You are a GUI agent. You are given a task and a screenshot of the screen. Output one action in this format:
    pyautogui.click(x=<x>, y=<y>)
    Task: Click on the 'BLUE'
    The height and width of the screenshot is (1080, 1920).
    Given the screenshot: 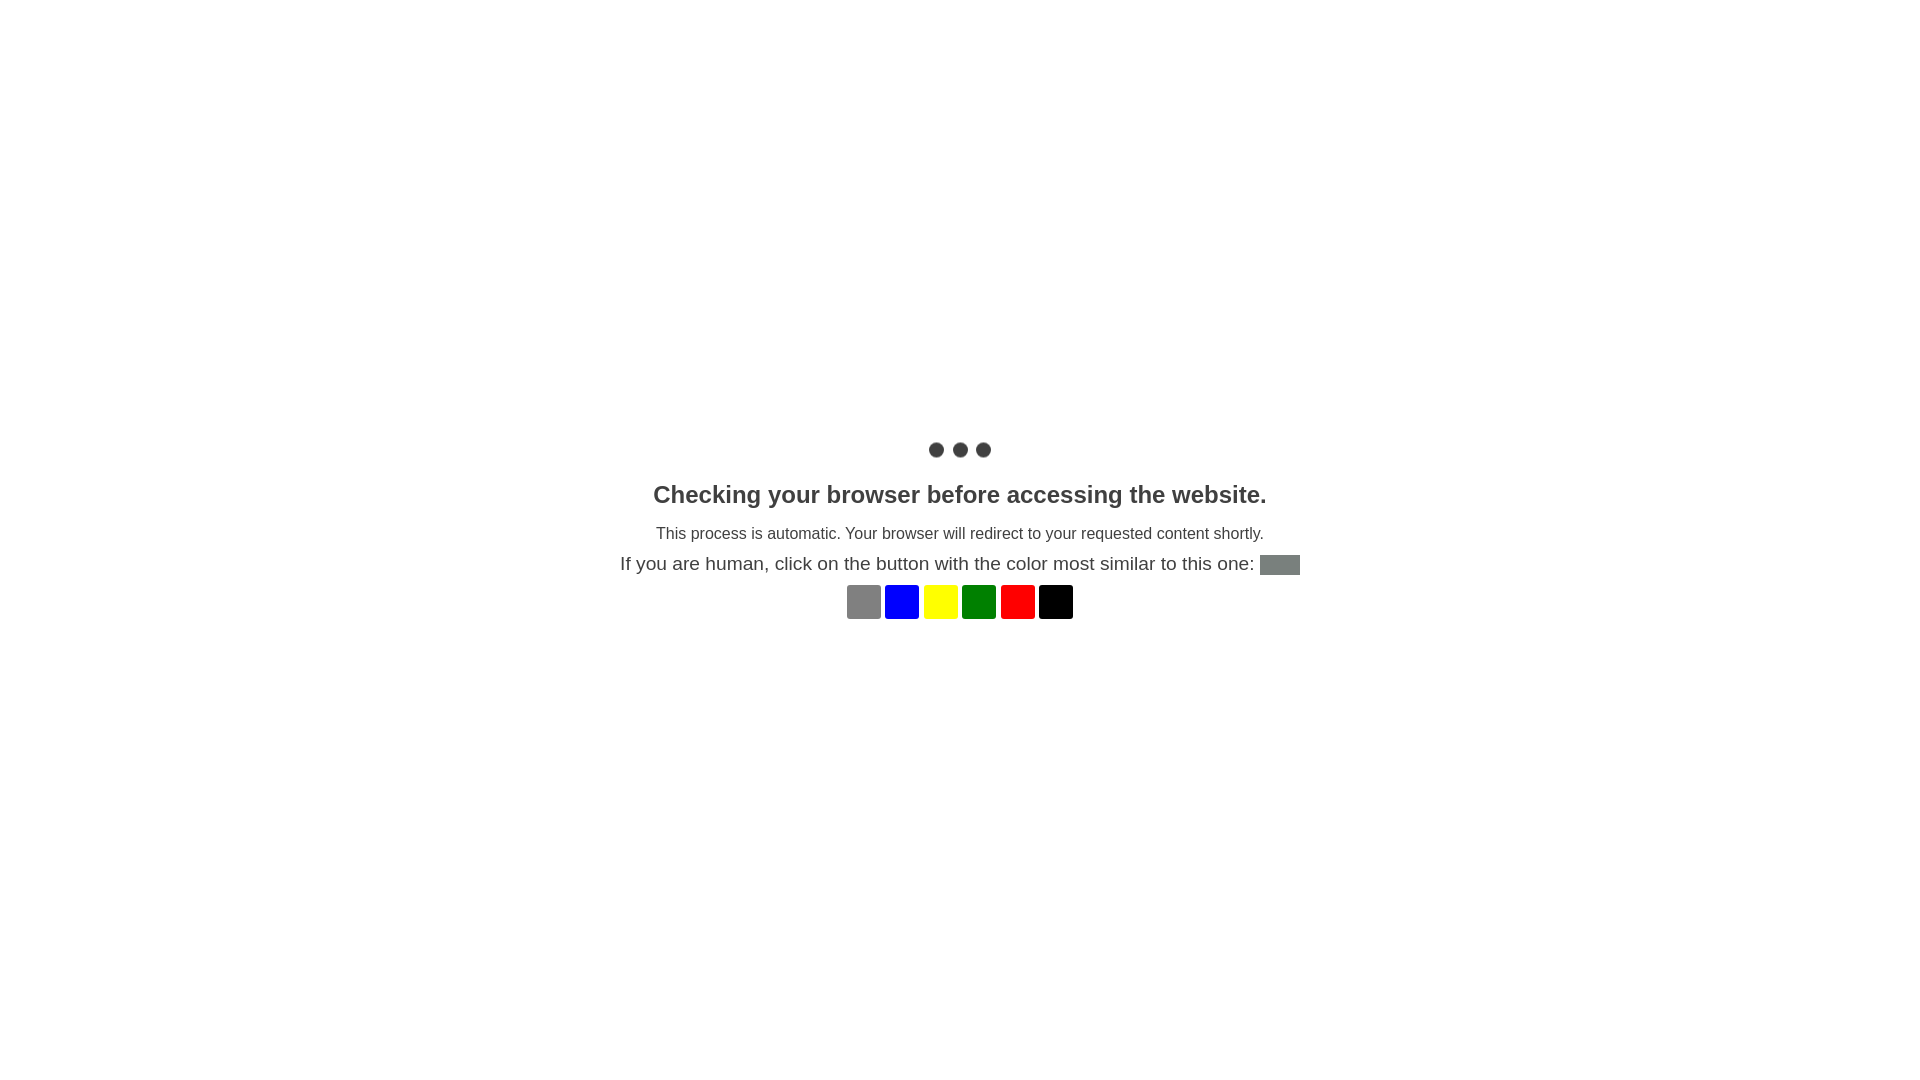 What is the action you would take?
    pyautogui.click(x=901, y=600)
    